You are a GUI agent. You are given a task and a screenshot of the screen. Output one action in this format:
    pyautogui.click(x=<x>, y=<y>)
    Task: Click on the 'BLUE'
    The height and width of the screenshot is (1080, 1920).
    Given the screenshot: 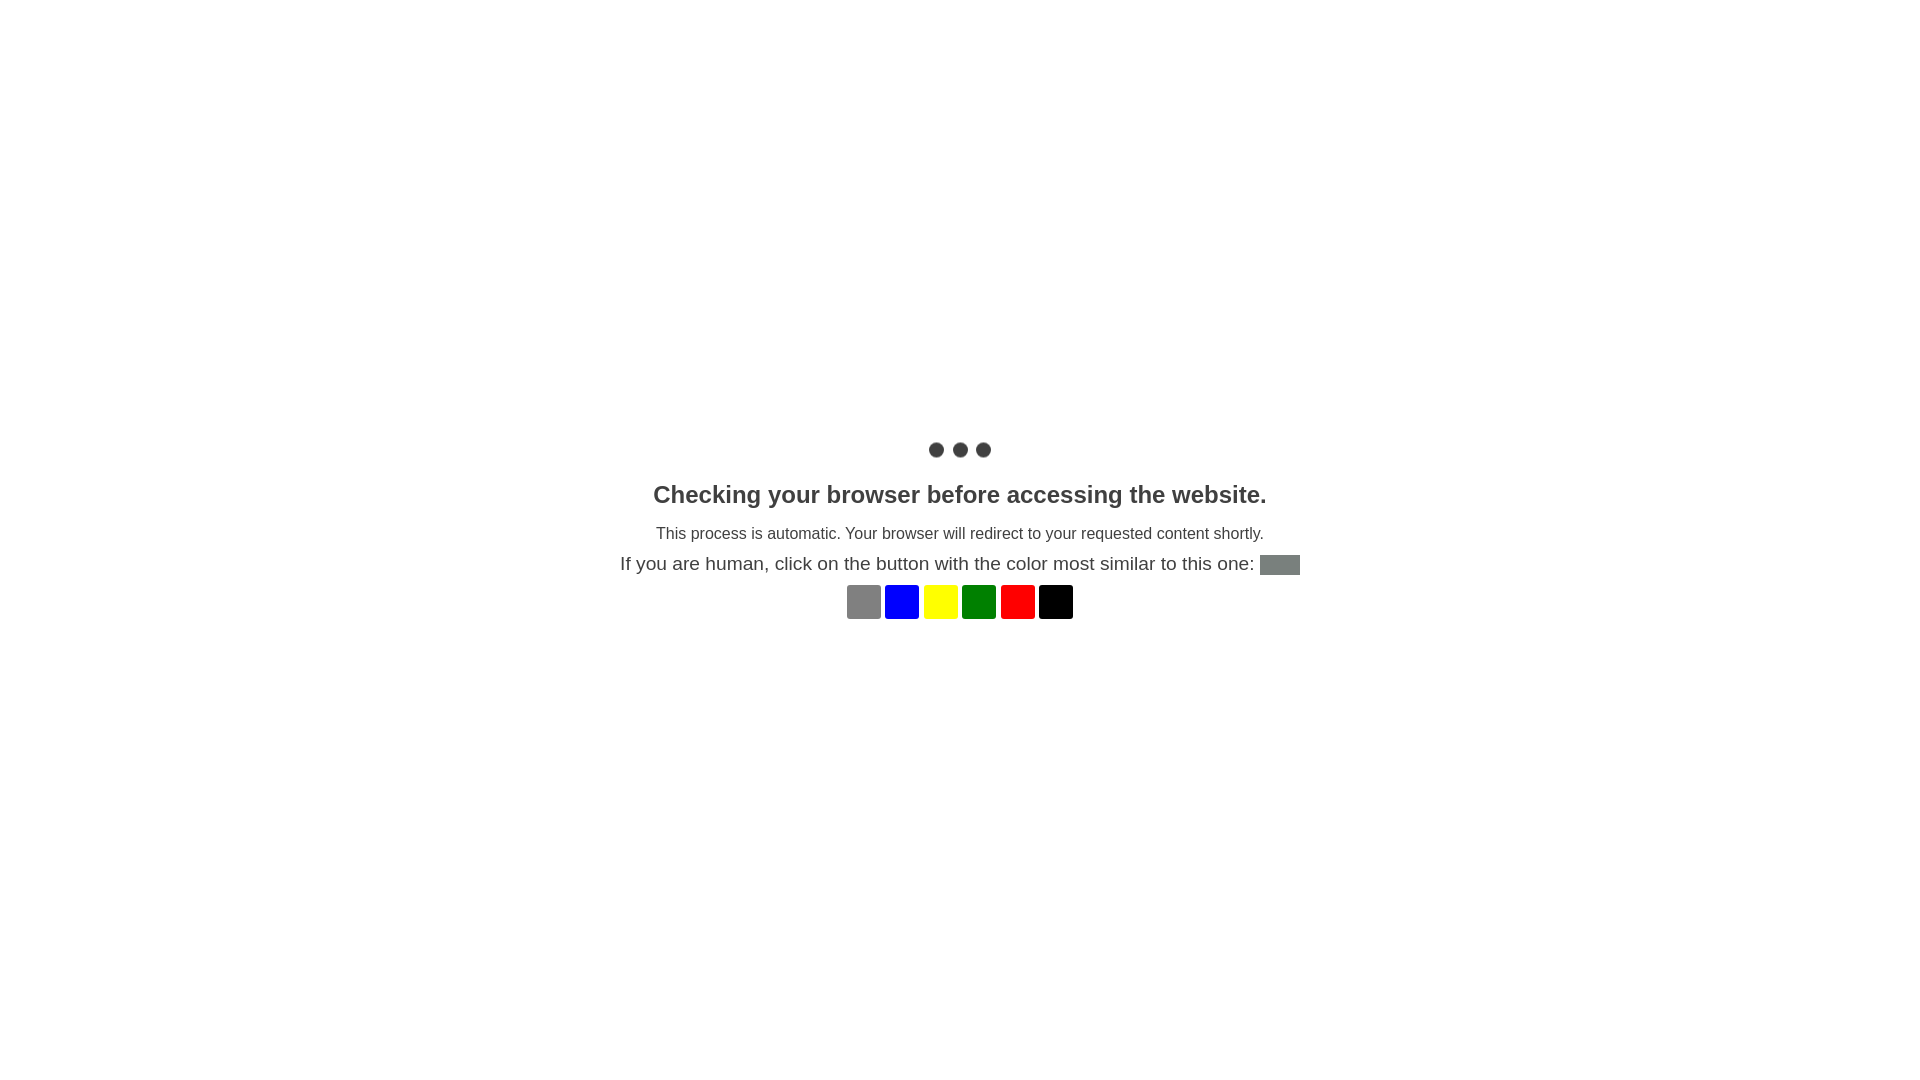 What is the action you would take?
    pyautogui.click(x=901, y=600)
    